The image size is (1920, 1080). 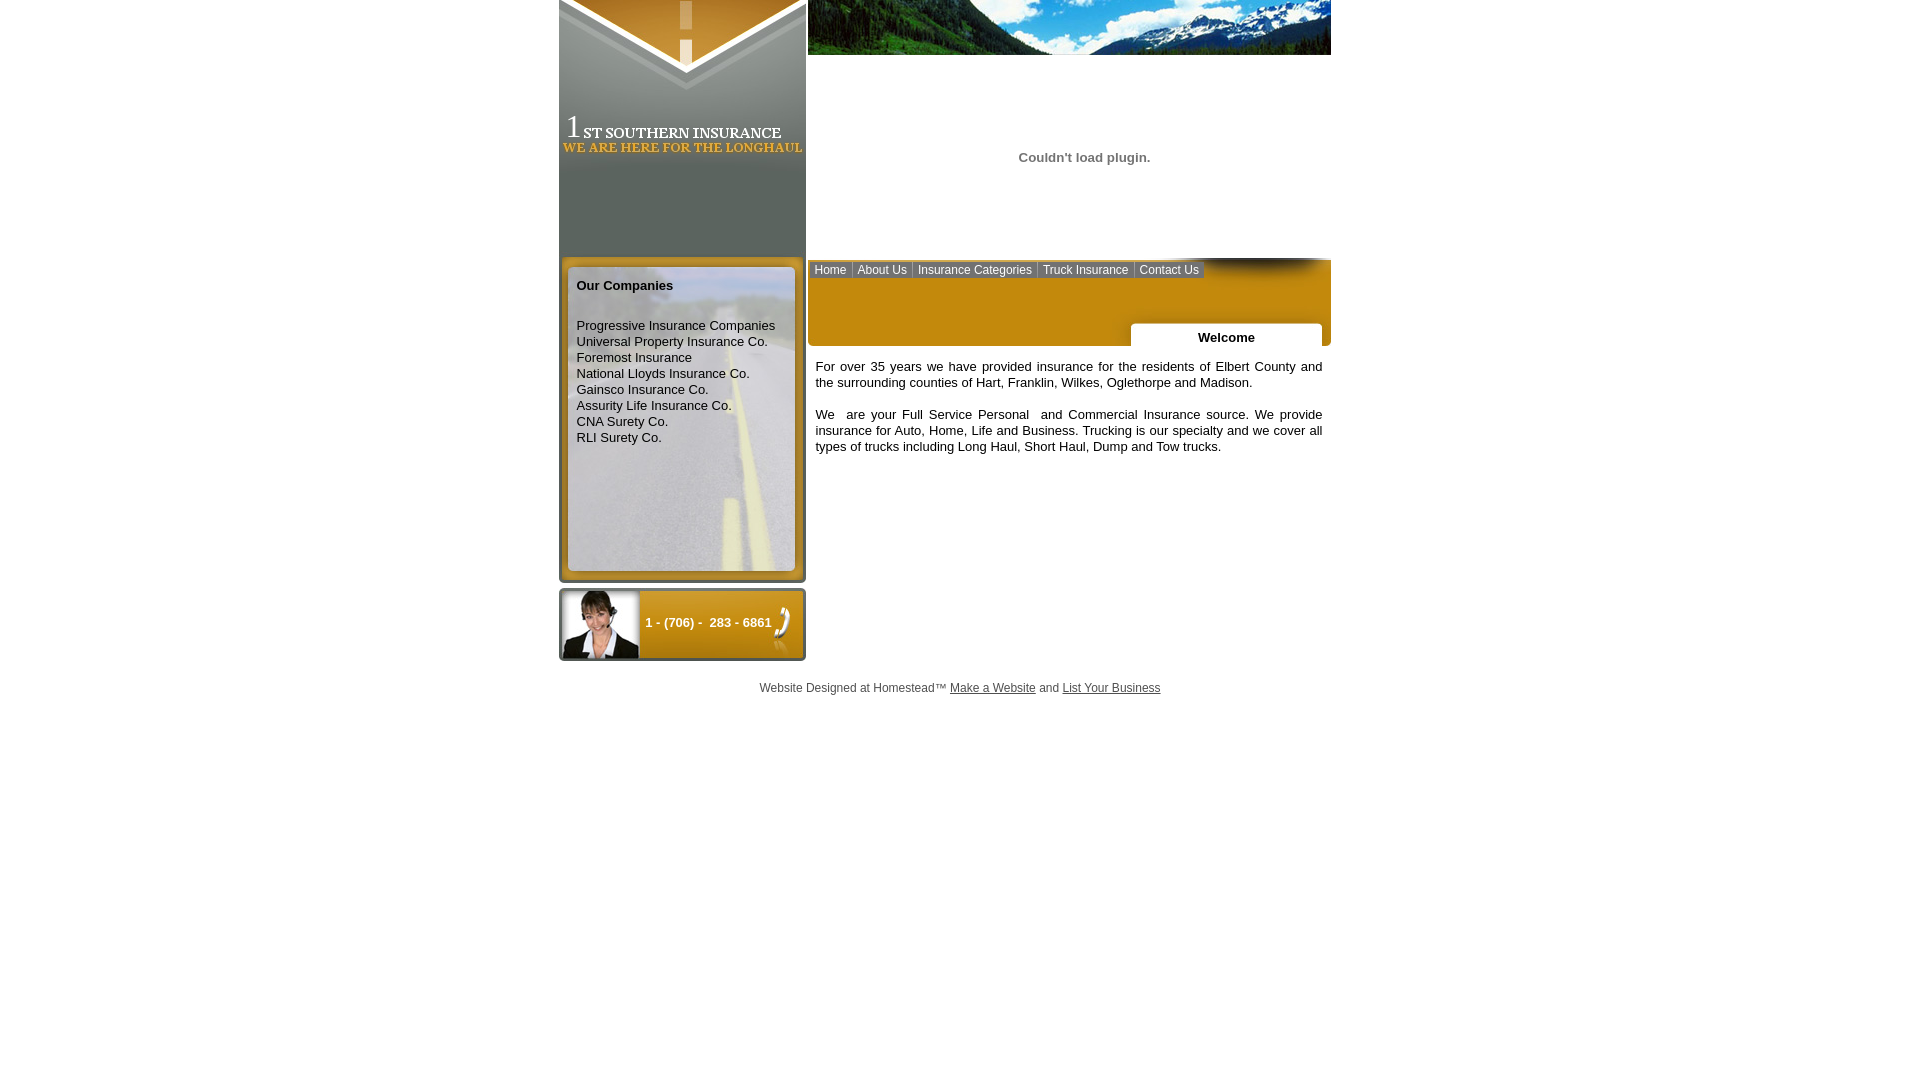 I want to click on 'List Your Business', so click(x=1109, y=686).